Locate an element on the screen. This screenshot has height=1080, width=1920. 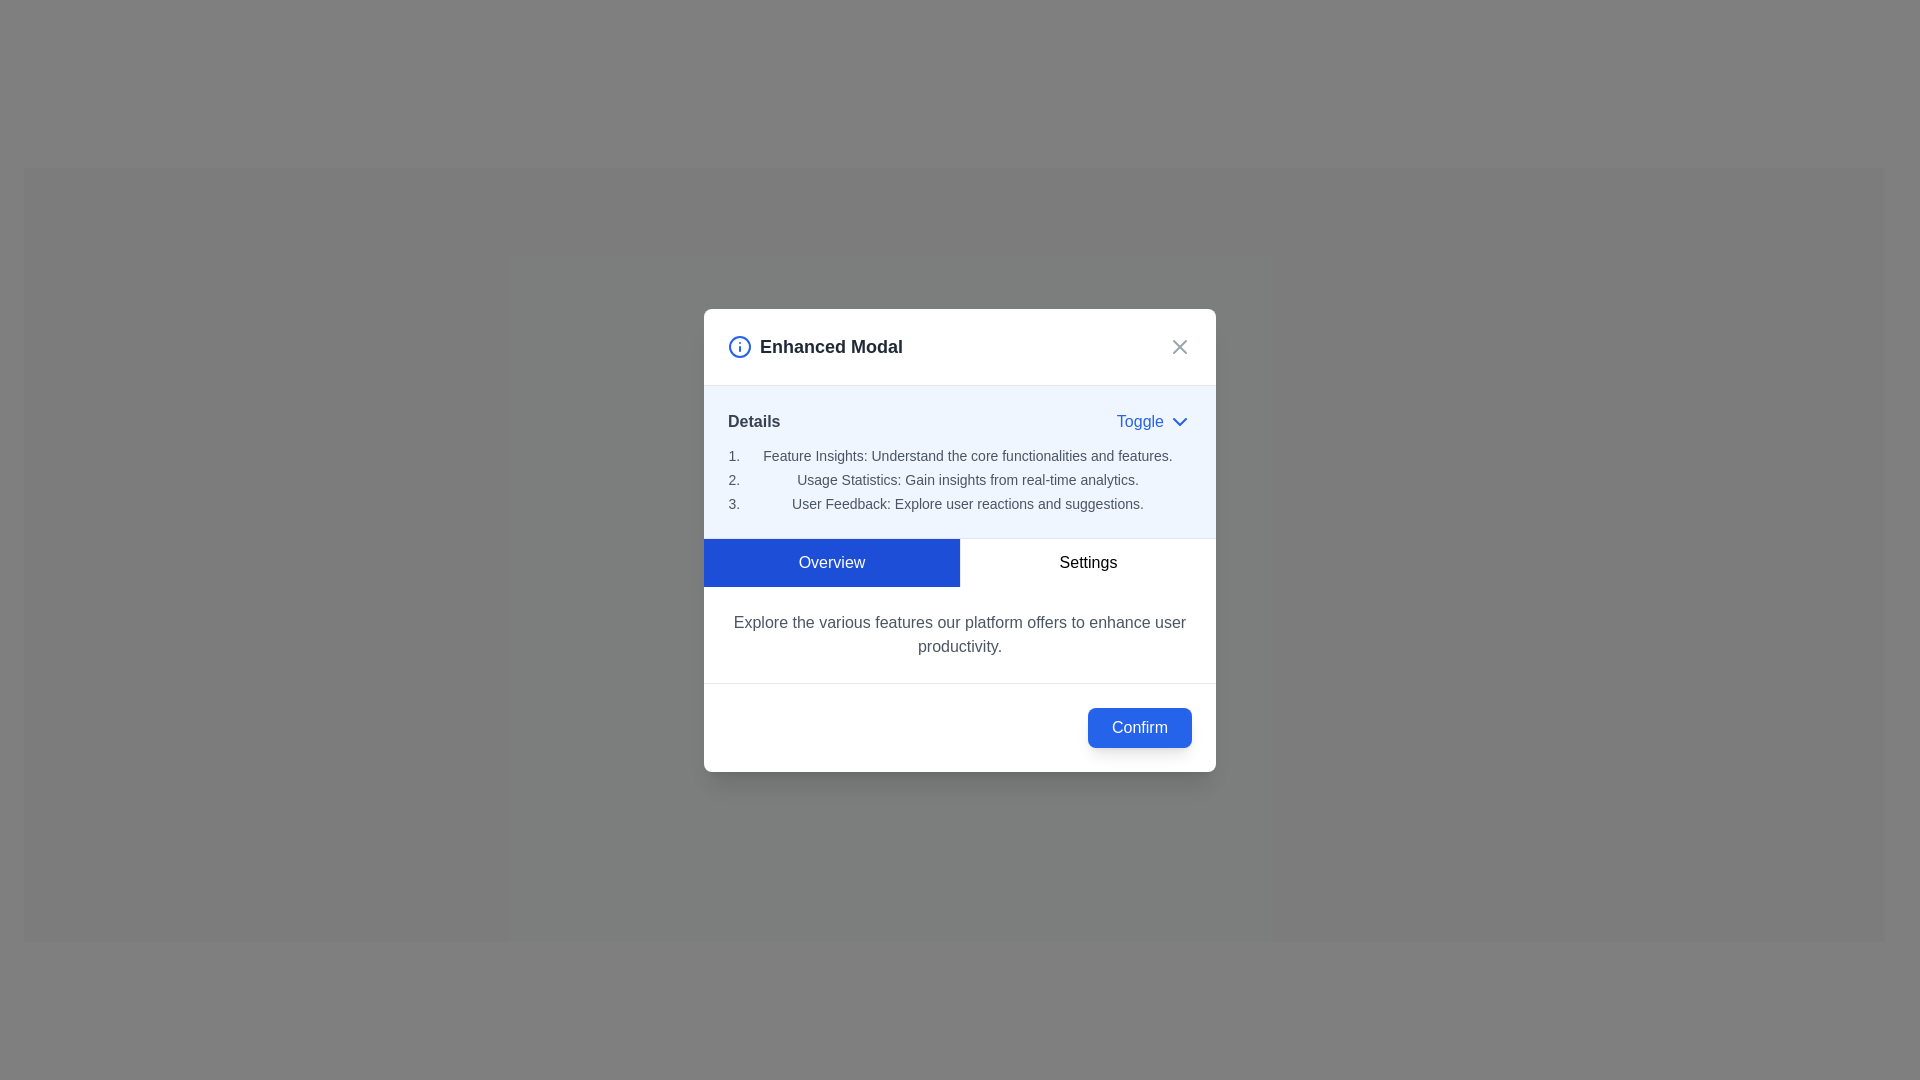
the 'Settings' button, which is a rectangular button with centered black text on a white background, located in the lower section of the modal interface is located at coordinates (1087, 562).